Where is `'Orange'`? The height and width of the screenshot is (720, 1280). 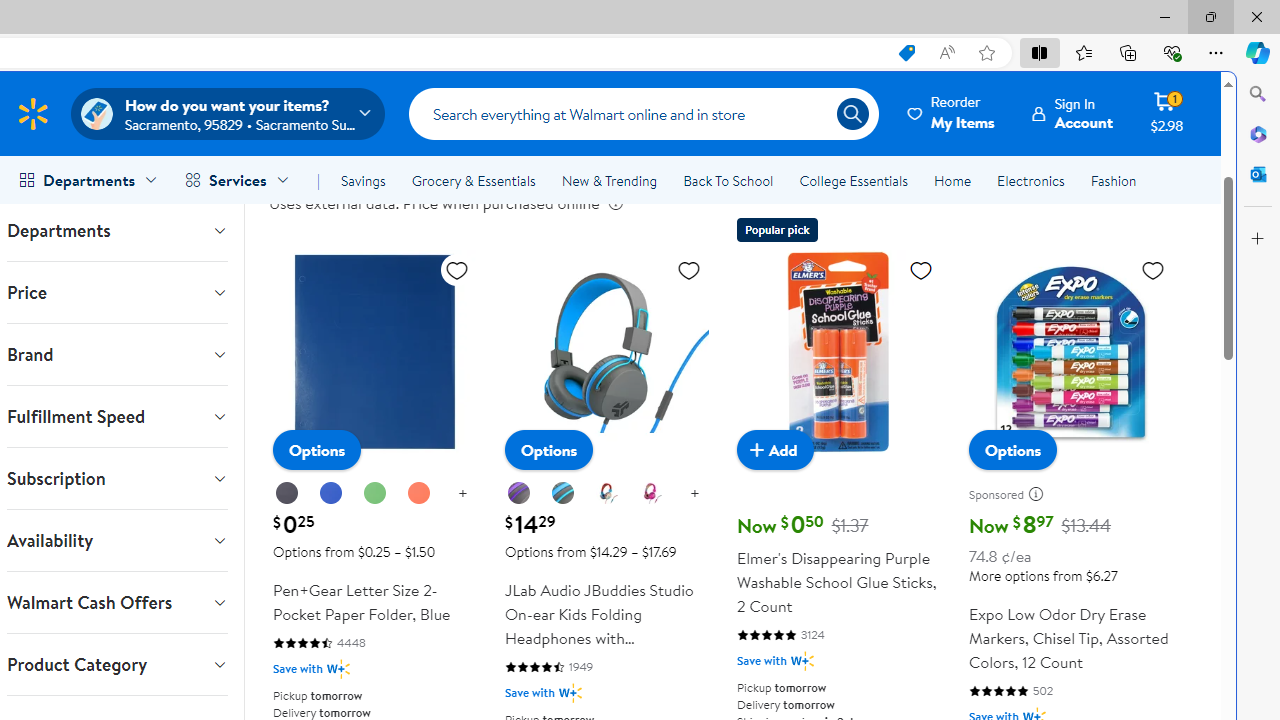
'Orange' is located at coordinates (418, 494).